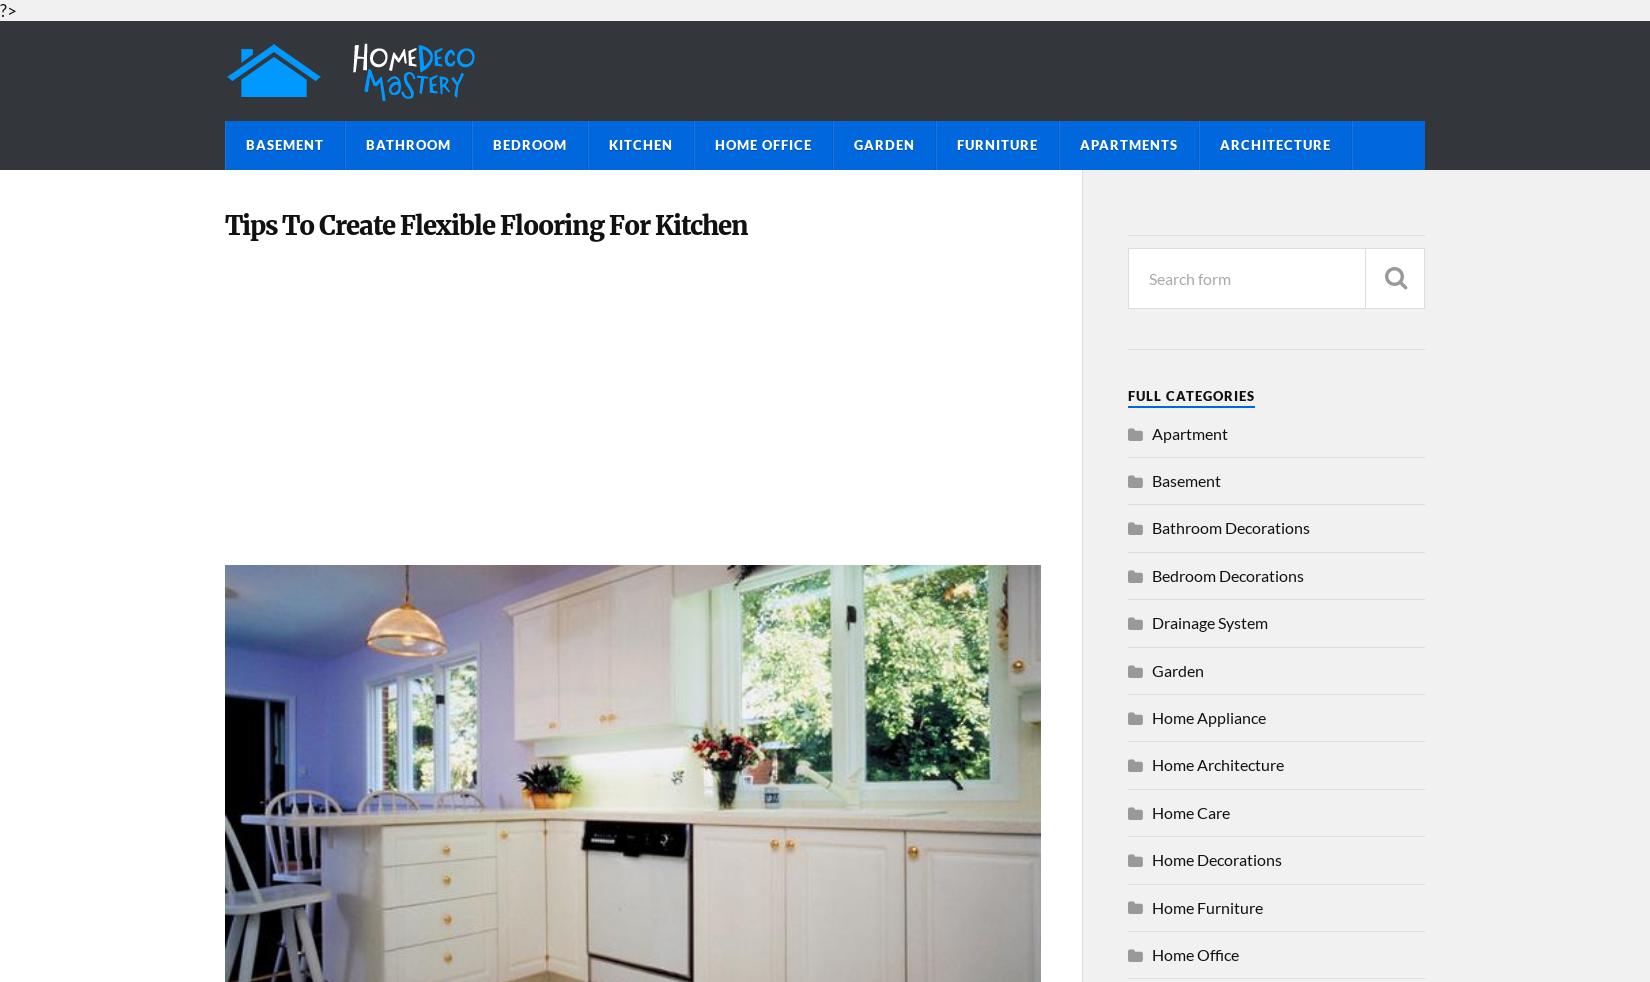  I want to click on 'Tips To Create Flexible Flooring For Kitchen', so click(225, 223).